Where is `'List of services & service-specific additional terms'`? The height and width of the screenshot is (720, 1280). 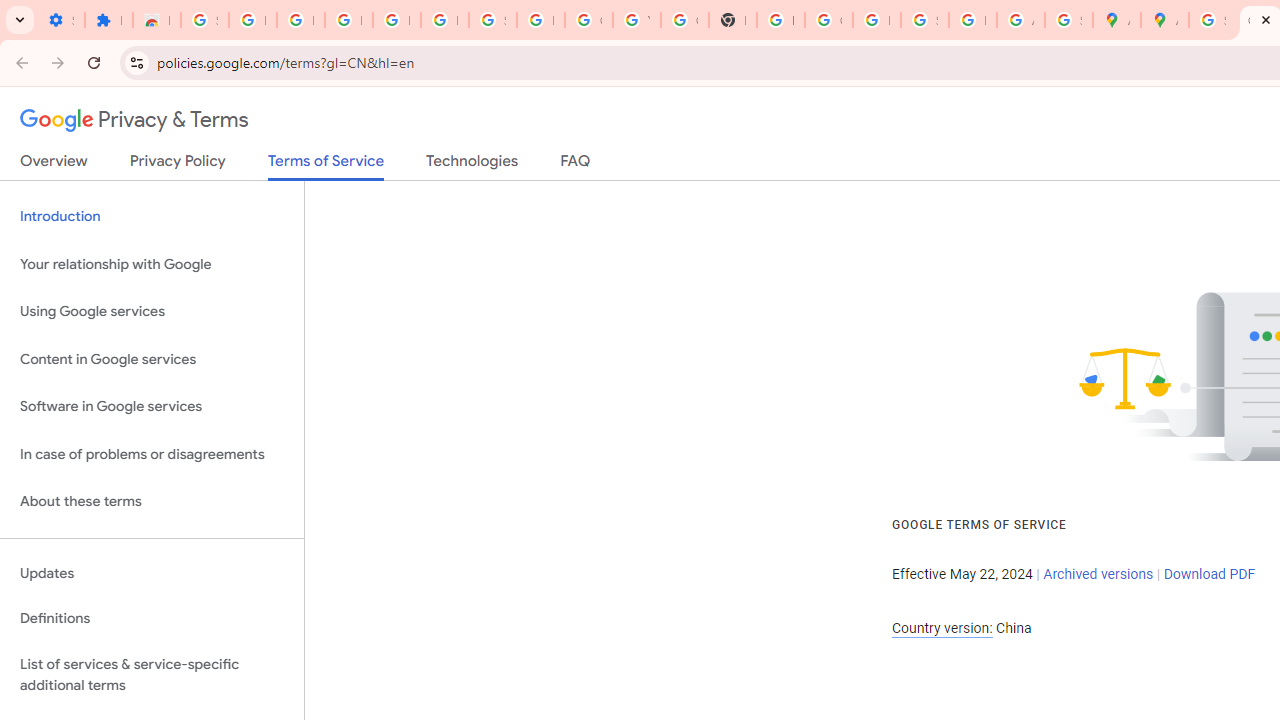 'List of services & service-specific additional terms' is located at coordinates (151, 675).